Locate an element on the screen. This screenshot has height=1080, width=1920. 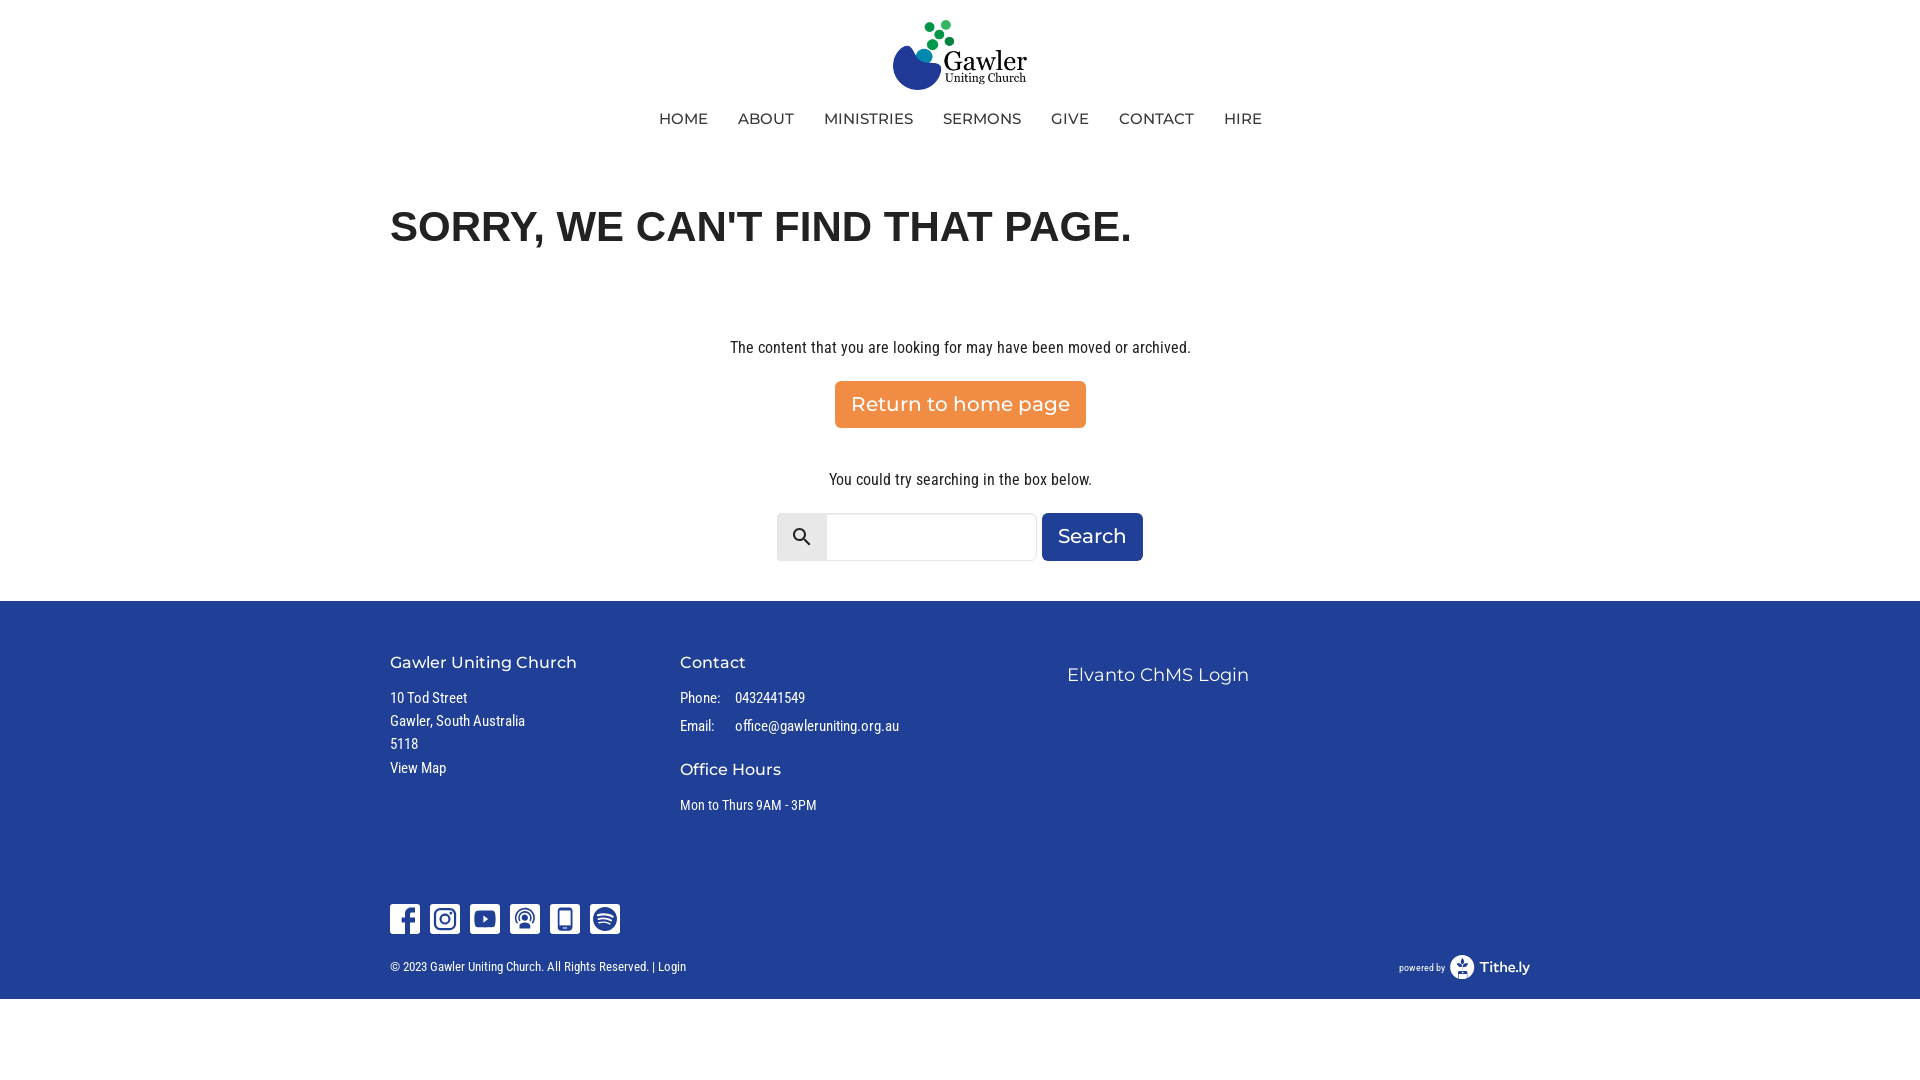
'SERMONS' is located at coordinates (980, 118).